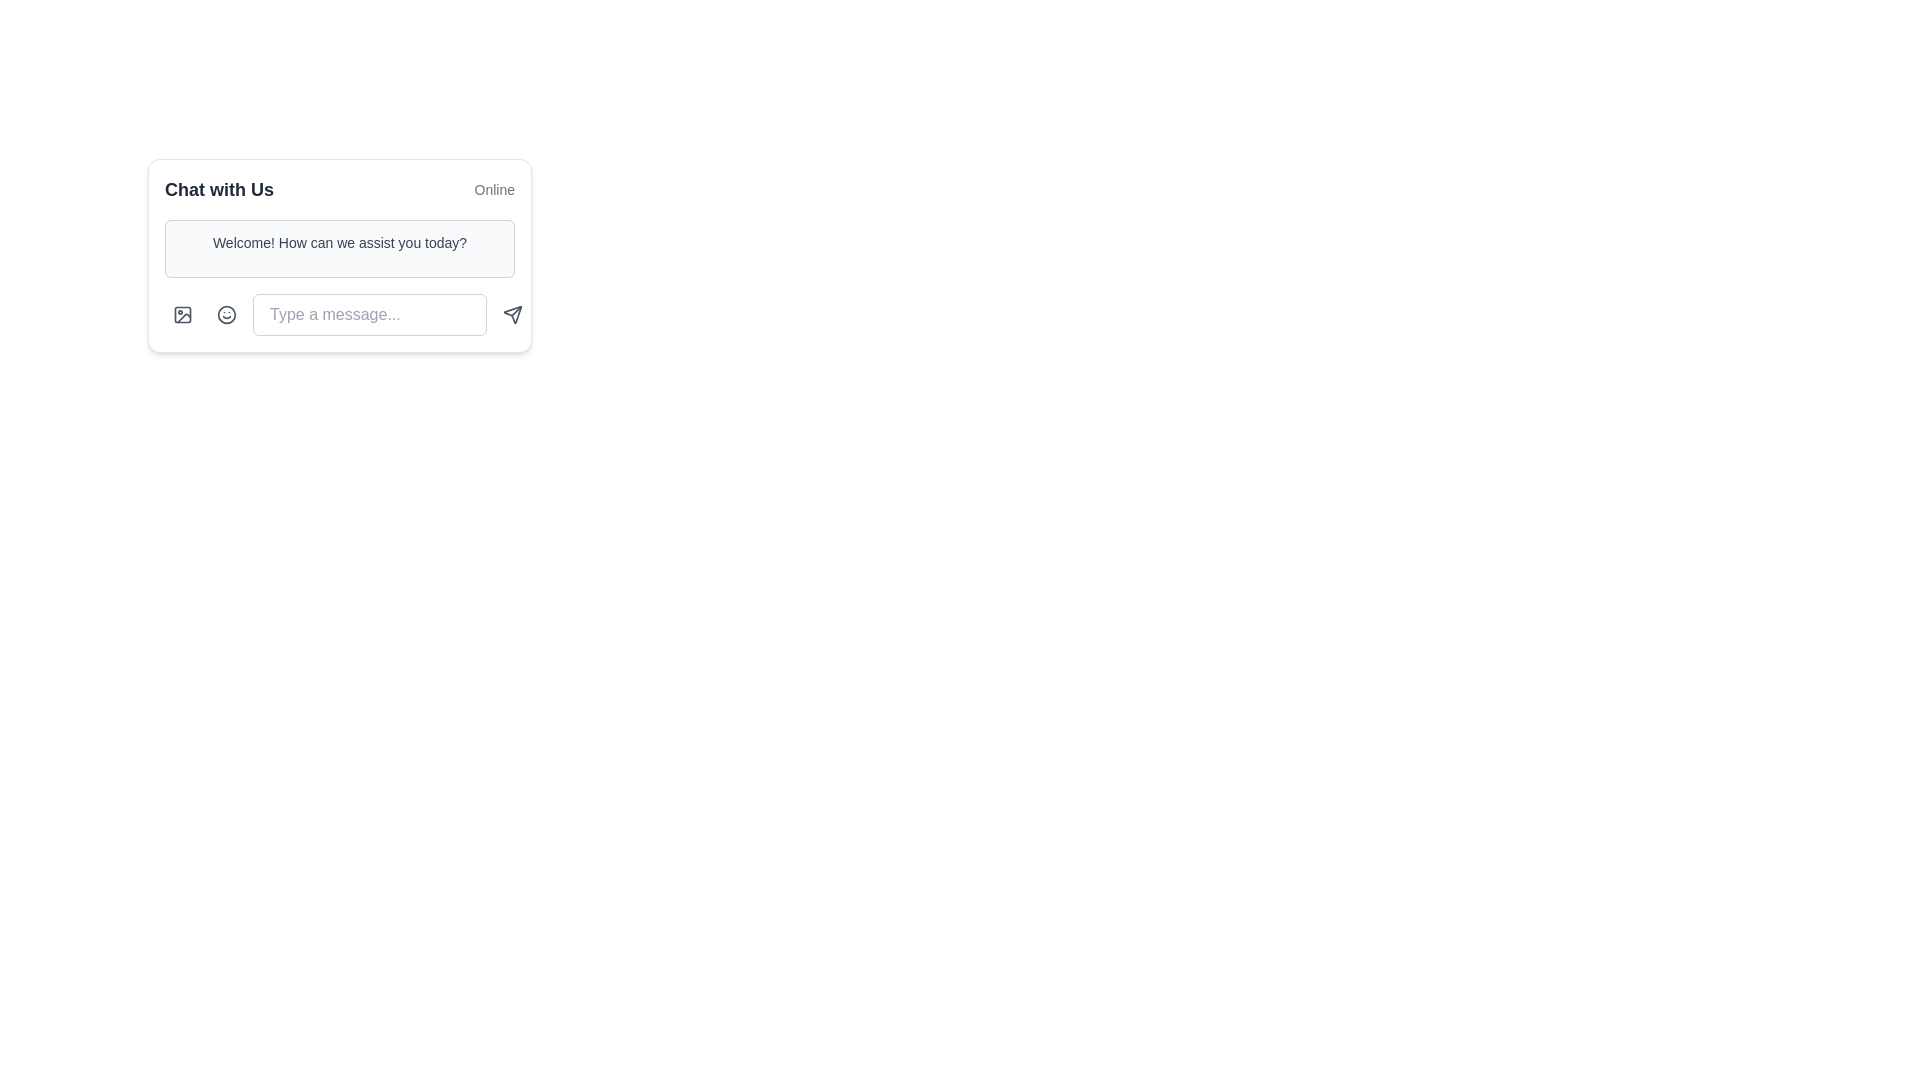 The width and height of the screenshot is (1920, 1080). Describe the element at coordinates (369, 315) in the screenshot. I see `the text input field displaying the placeholder 'Type a message...' which is styled as a rounded rectangle with light gray borders, located towards the center of the chat interface` at that location.